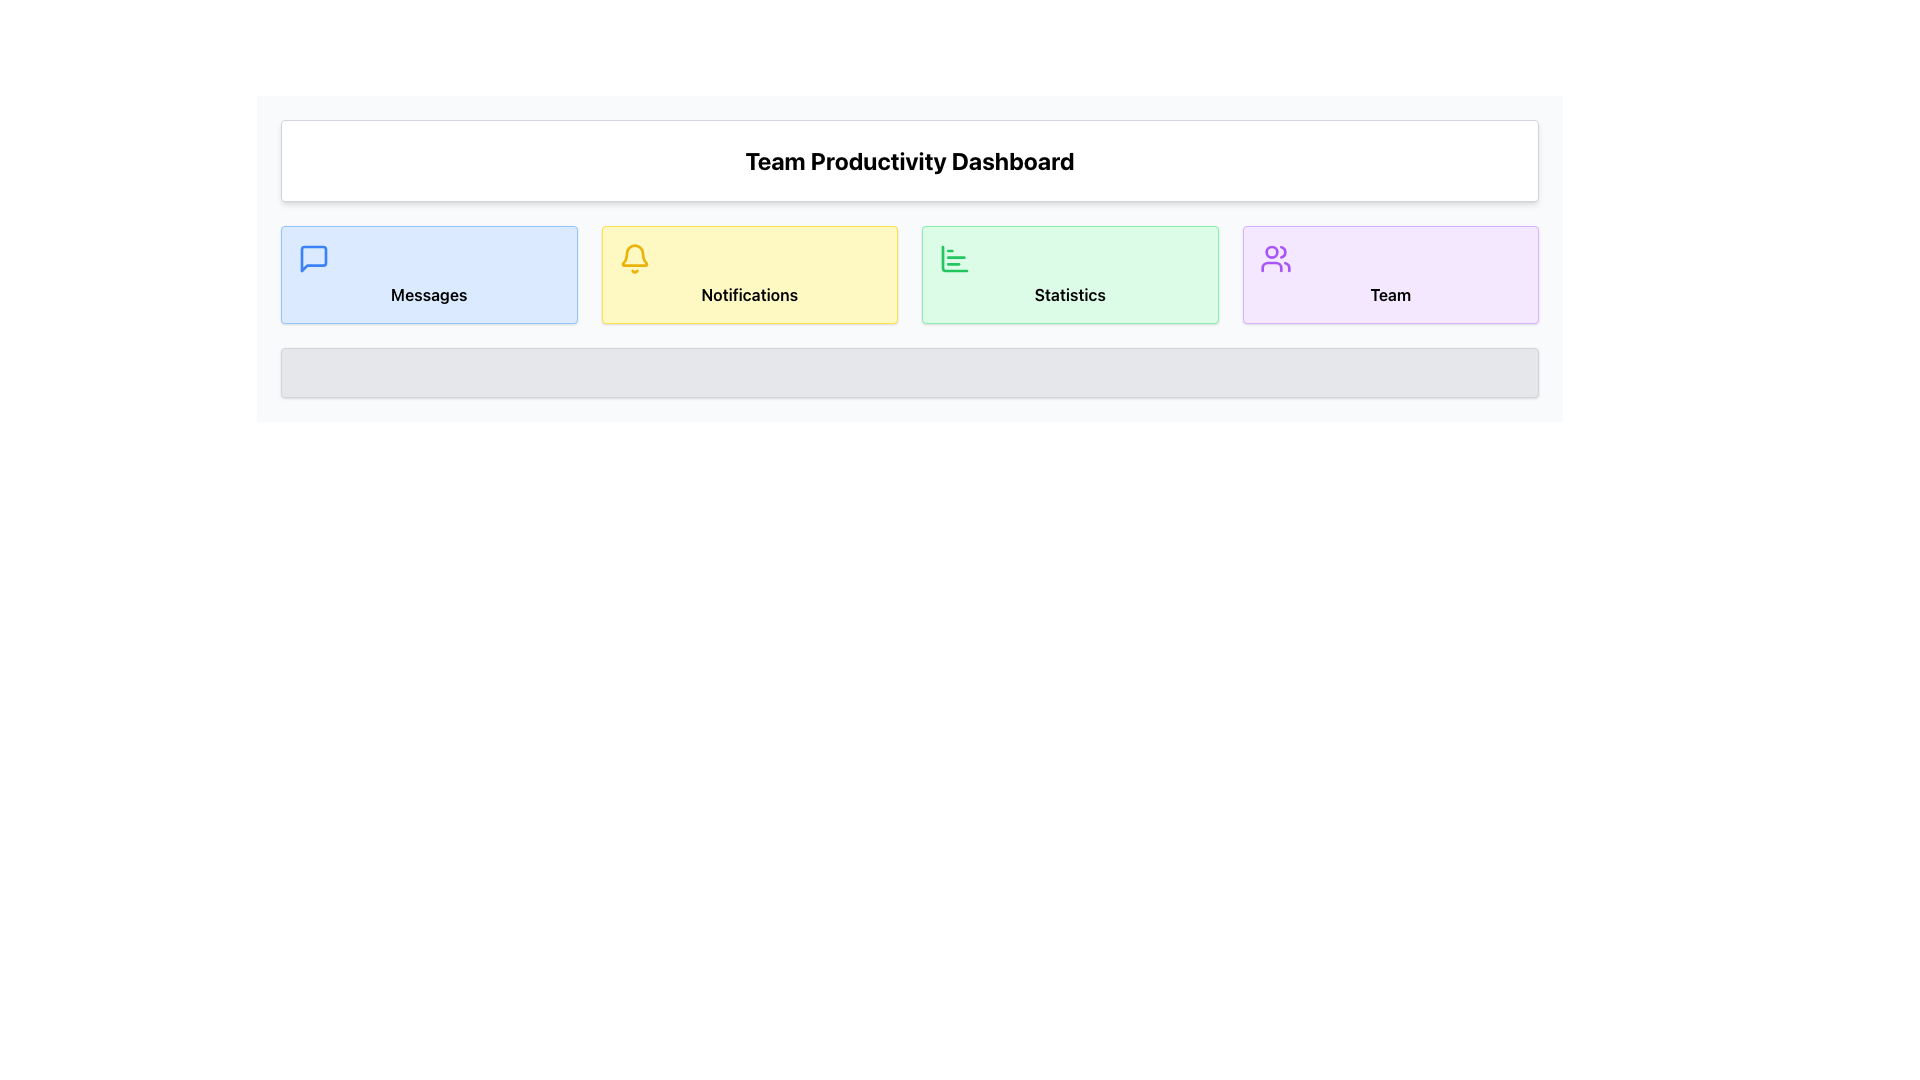  I want to click on the green bar chart icon located at the center-top of the light green 'Statistics' card, which is the third card from the left in the second row, so click(954, 257).